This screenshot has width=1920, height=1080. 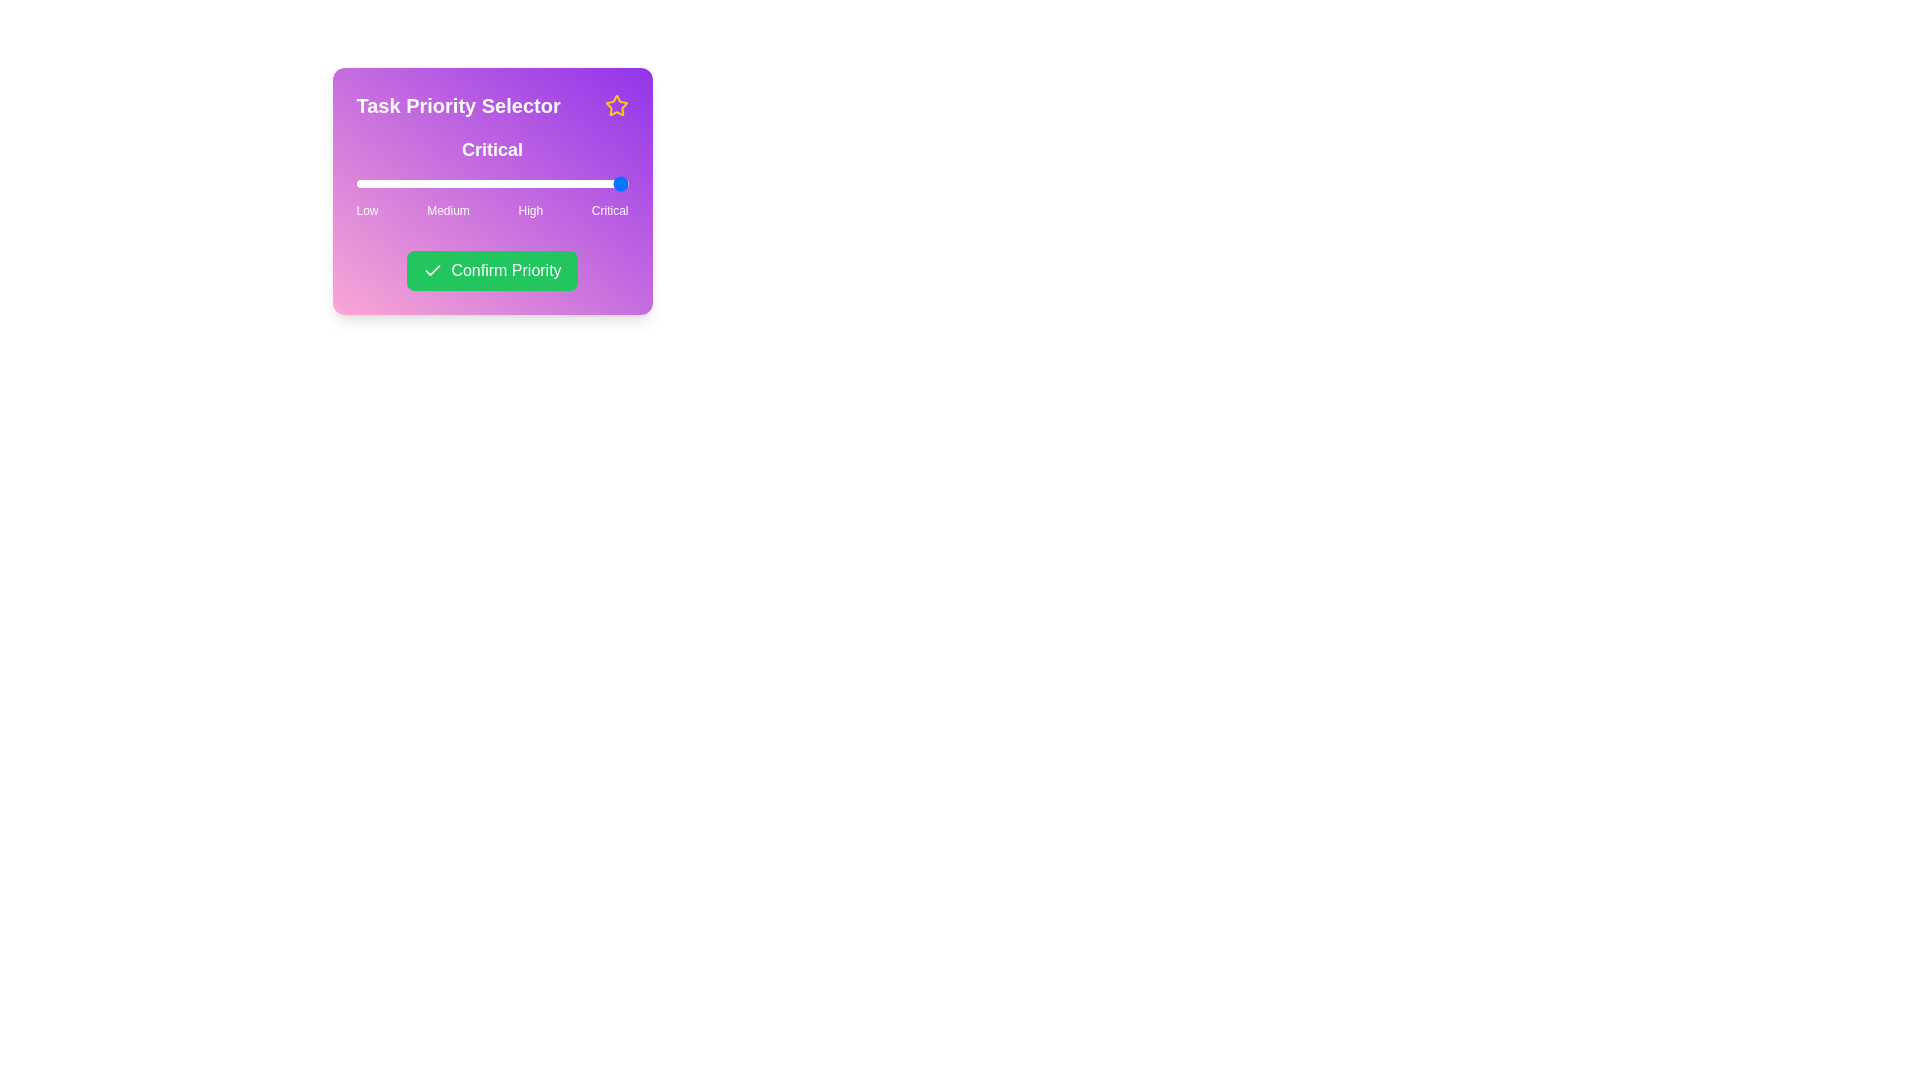 I want to click on the priority level, so click(x=537, y=184).